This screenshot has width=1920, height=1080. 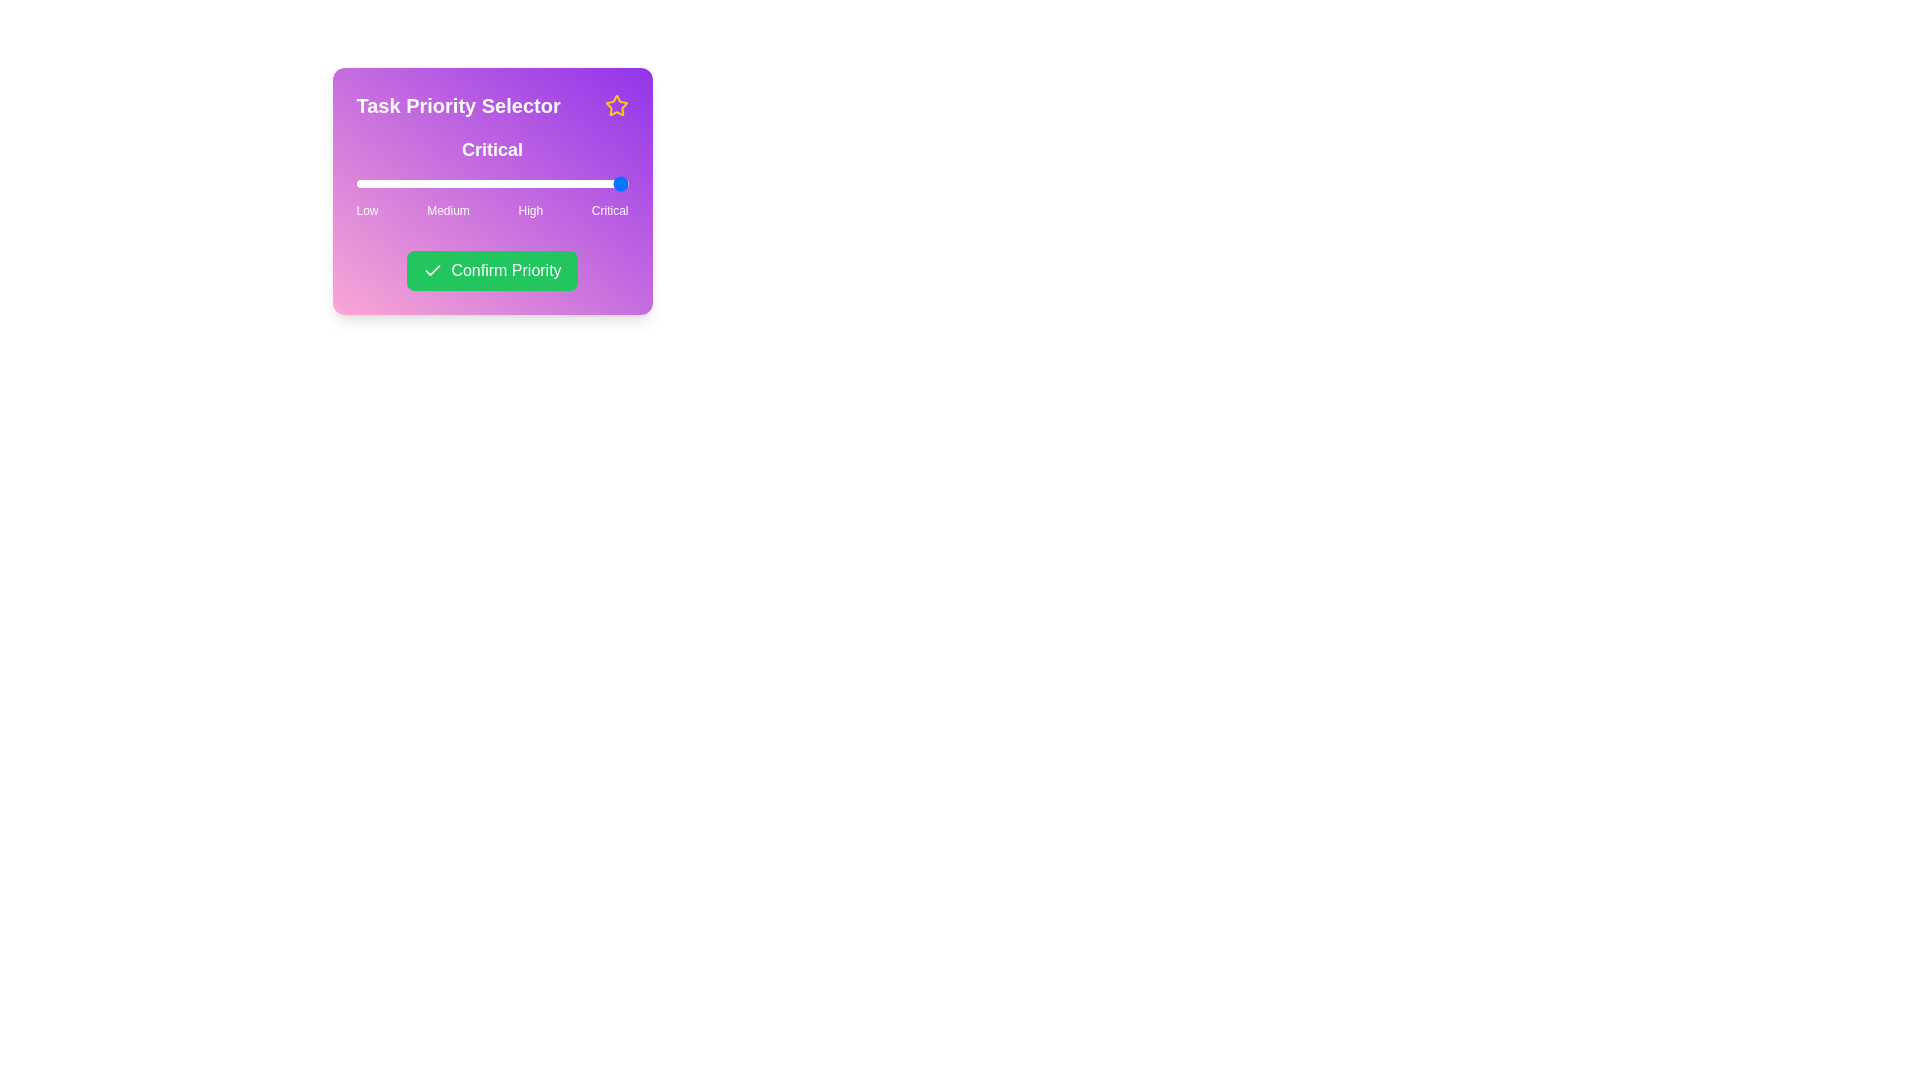 I want to click on the priority level, so click(x=537, y=184).